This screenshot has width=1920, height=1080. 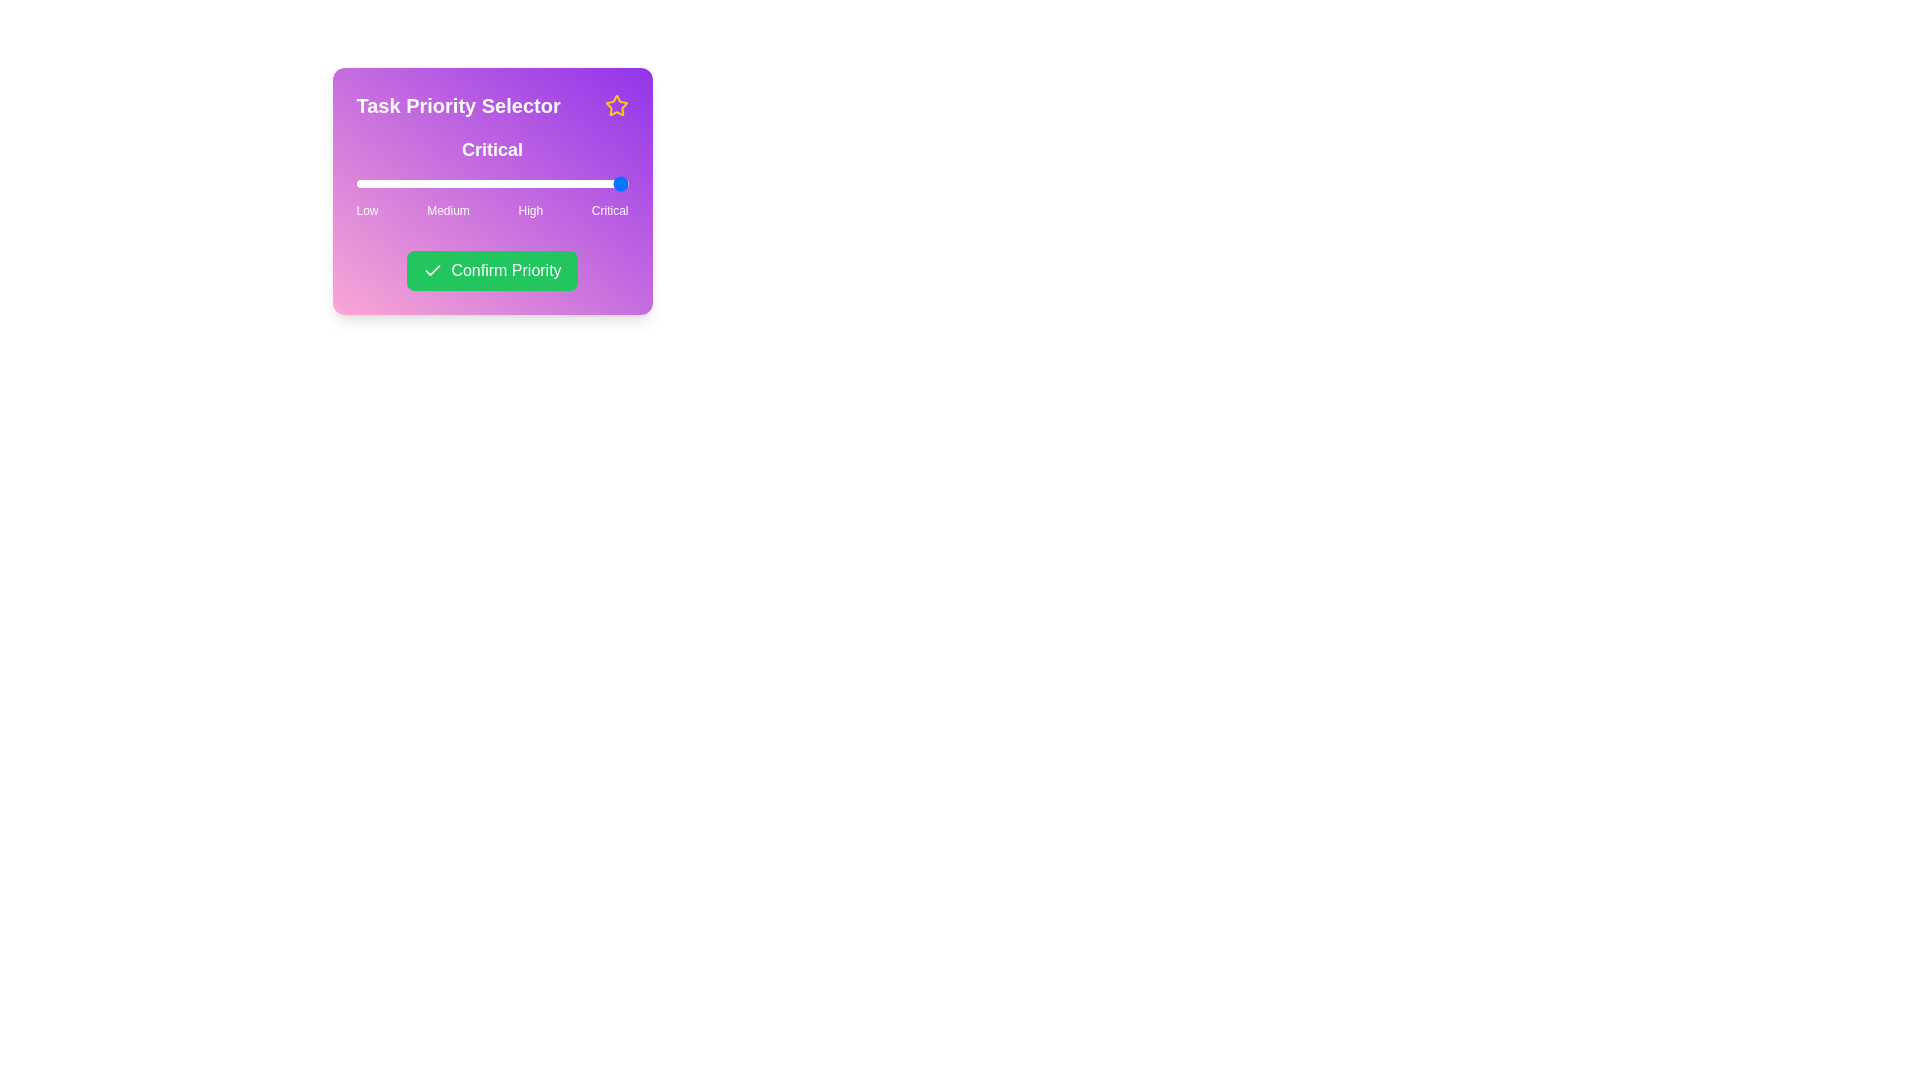 I want to click on the priority level, so click(x=537, y=184).